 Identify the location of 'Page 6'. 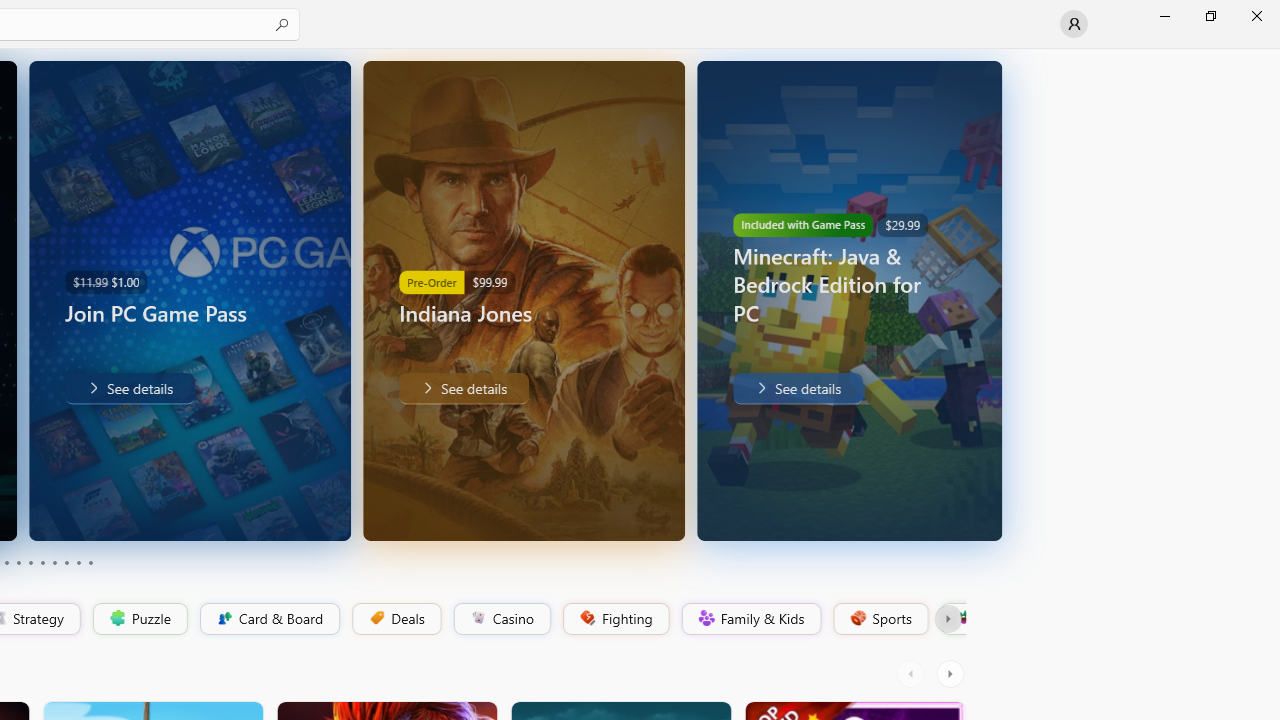
(42, 563).